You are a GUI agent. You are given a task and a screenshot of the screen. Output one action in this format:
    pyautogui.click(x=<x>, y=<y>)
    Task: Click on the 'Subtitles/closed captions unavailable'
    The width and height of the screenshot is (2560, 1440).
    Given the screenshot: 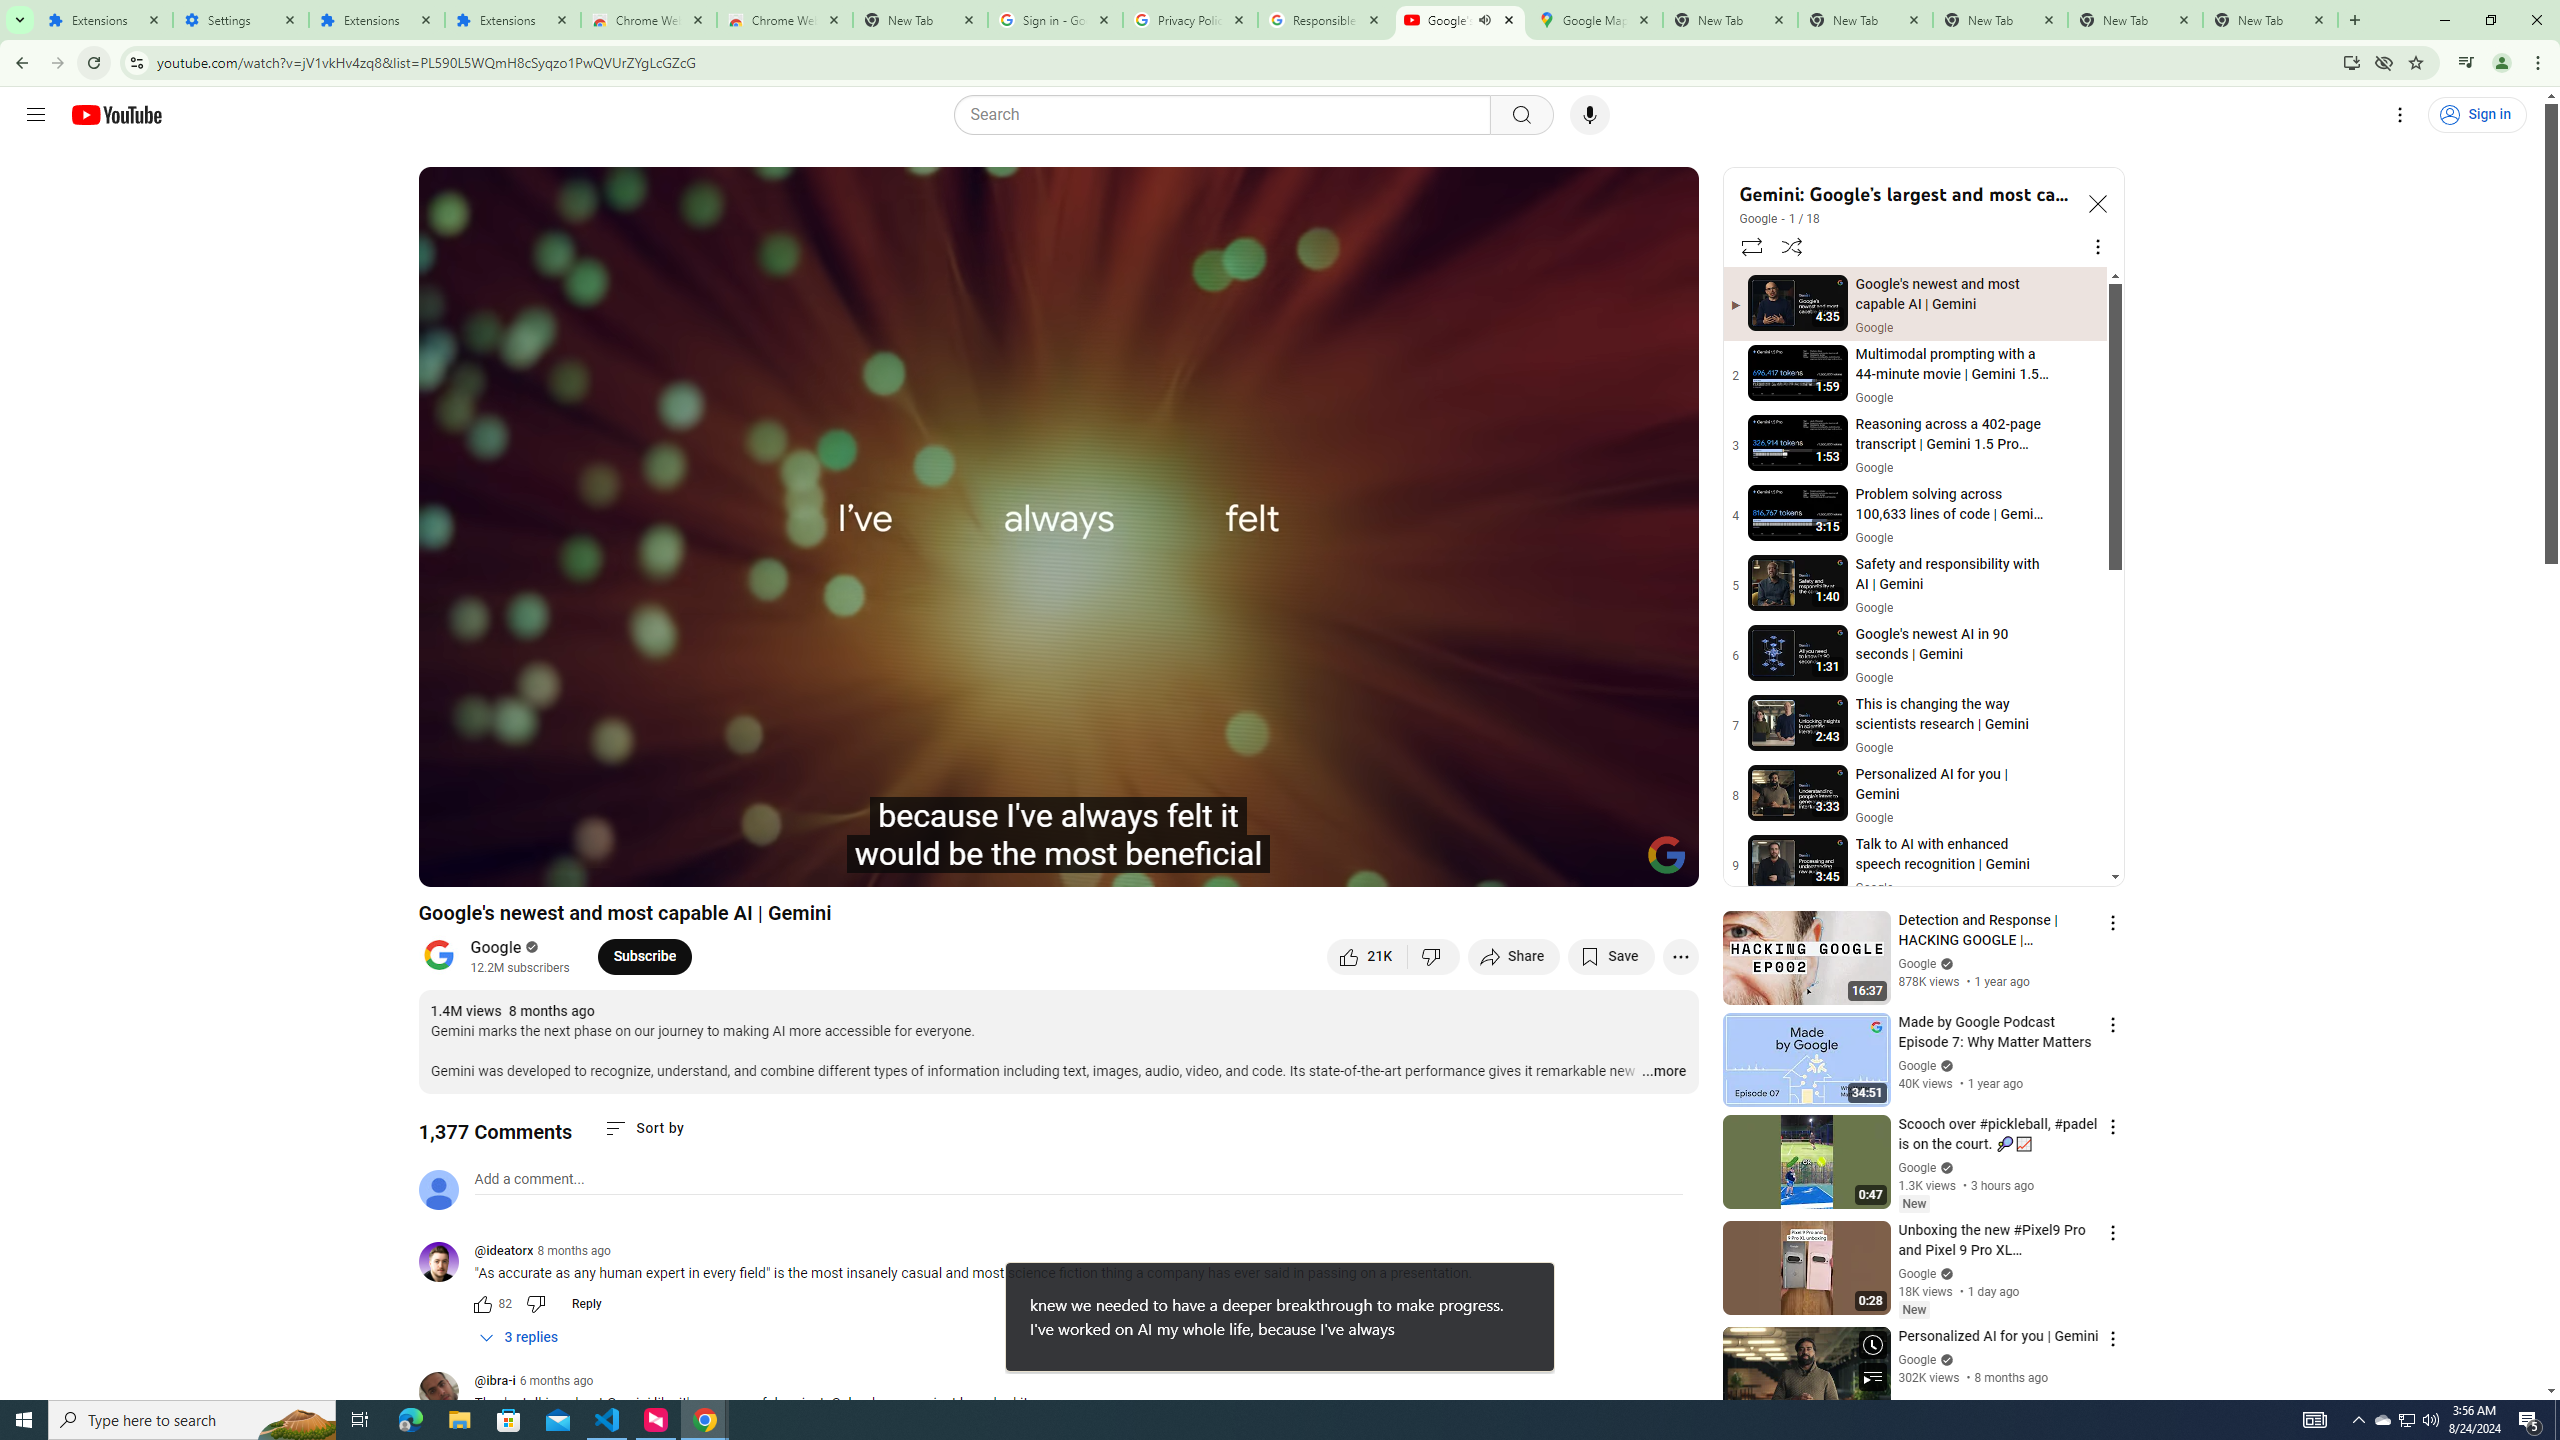 What is the action you would take?
    pyautogui.click(x=1469, y=862)
    